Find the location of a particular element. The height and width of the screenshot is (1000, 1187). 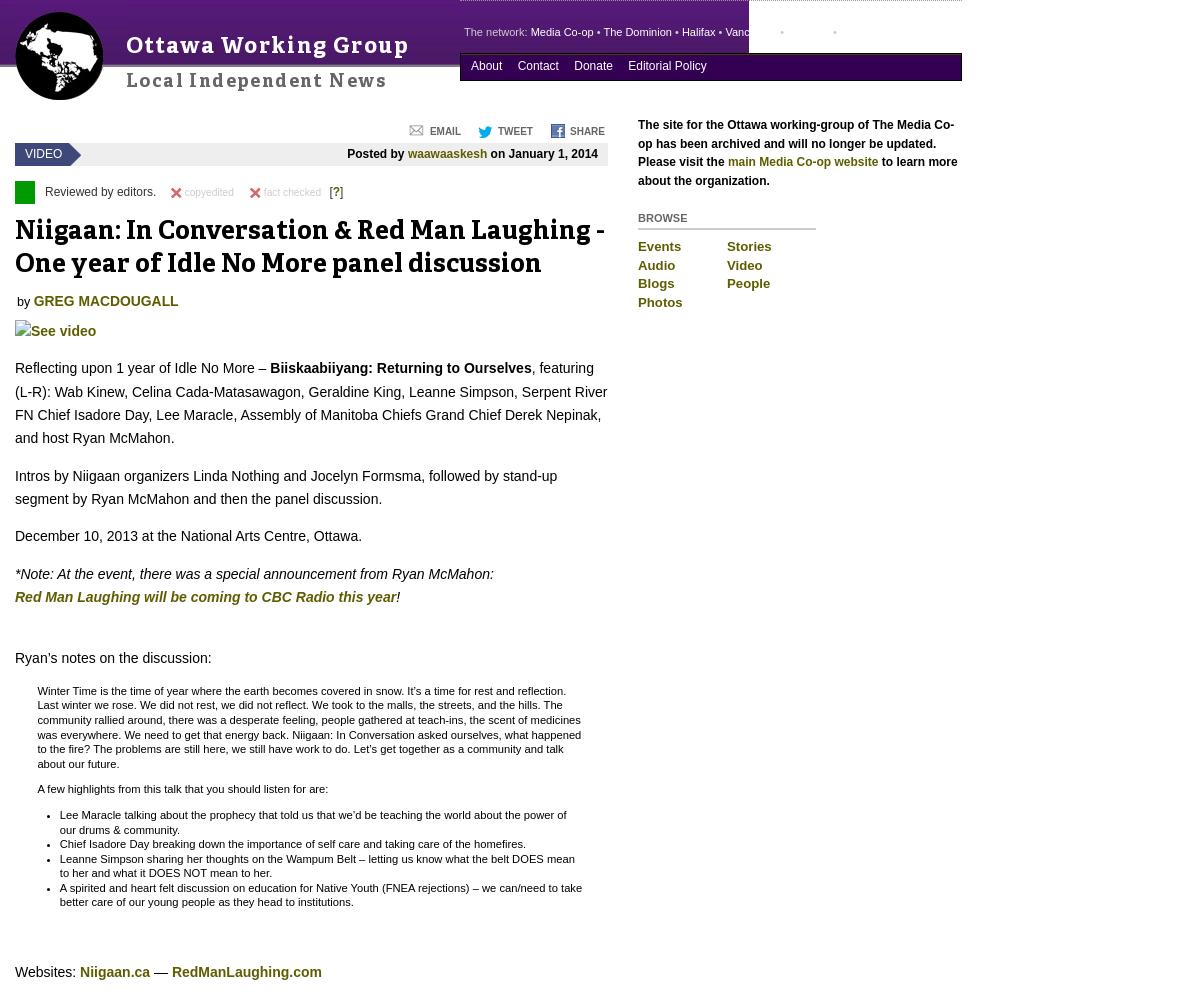

'Media Co-op' is located at coordinates (560, 32).